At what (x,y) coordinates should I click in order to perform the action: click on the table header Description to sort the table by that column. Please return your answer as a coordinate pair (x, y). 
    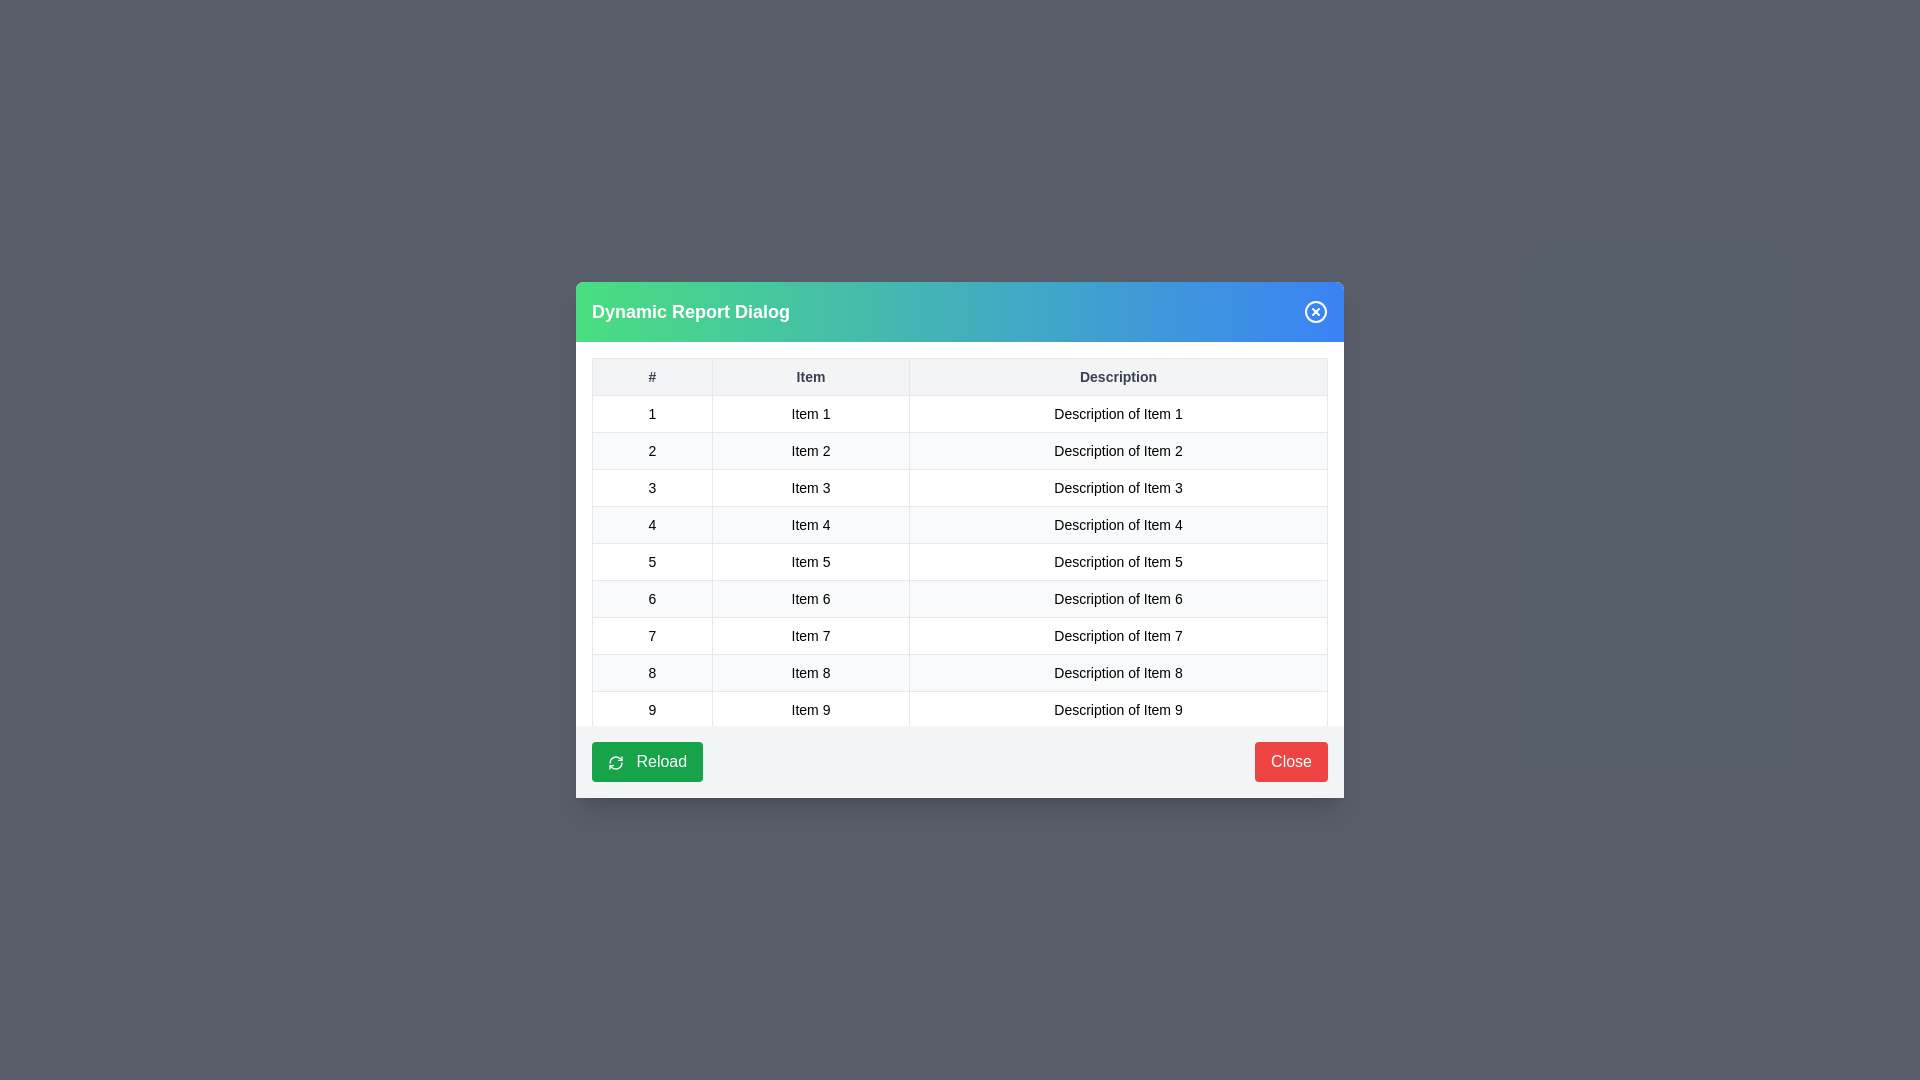
    Looking at the image, I should click on (1117, 377).